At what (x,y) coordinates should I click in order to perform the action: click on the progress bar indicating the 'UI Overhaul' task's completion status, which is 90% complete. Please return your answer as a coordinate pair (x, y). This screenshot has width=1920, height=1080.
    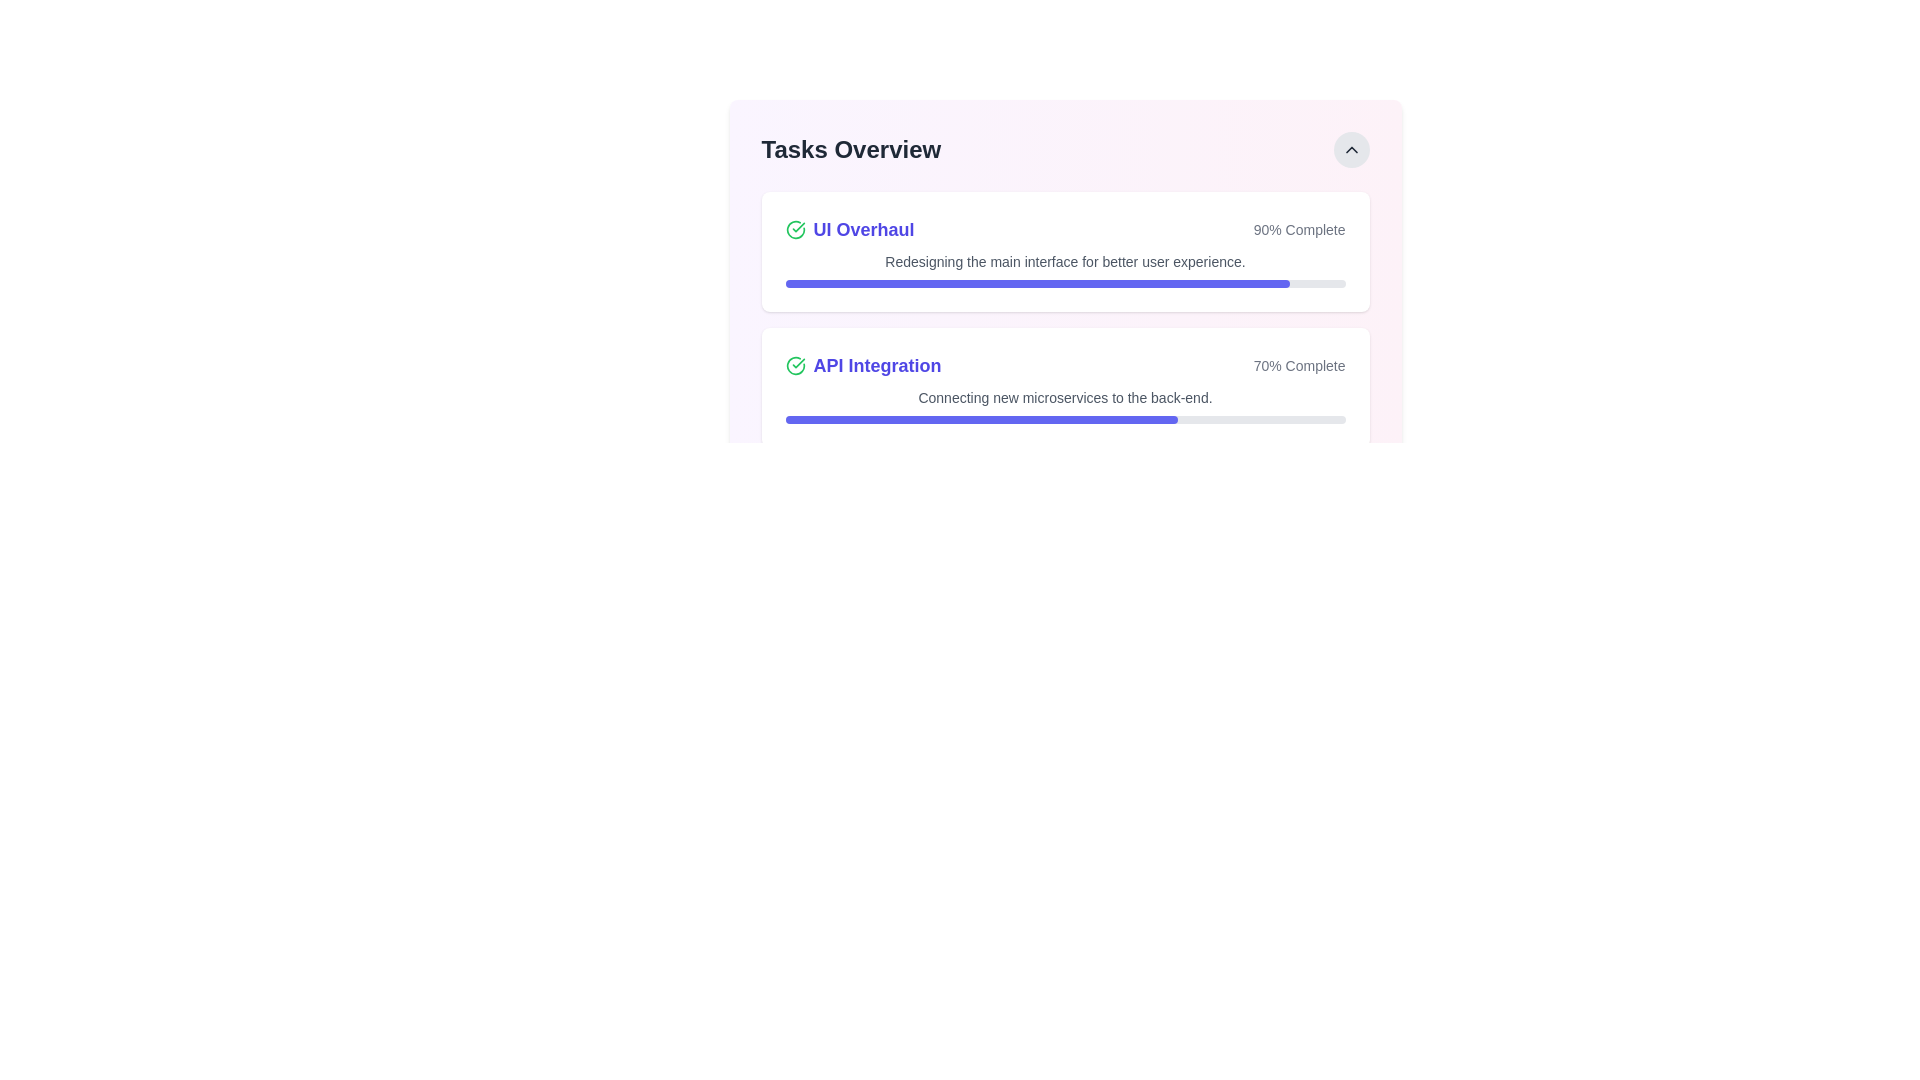
    Looking at the image, I should click on (1064, 284).